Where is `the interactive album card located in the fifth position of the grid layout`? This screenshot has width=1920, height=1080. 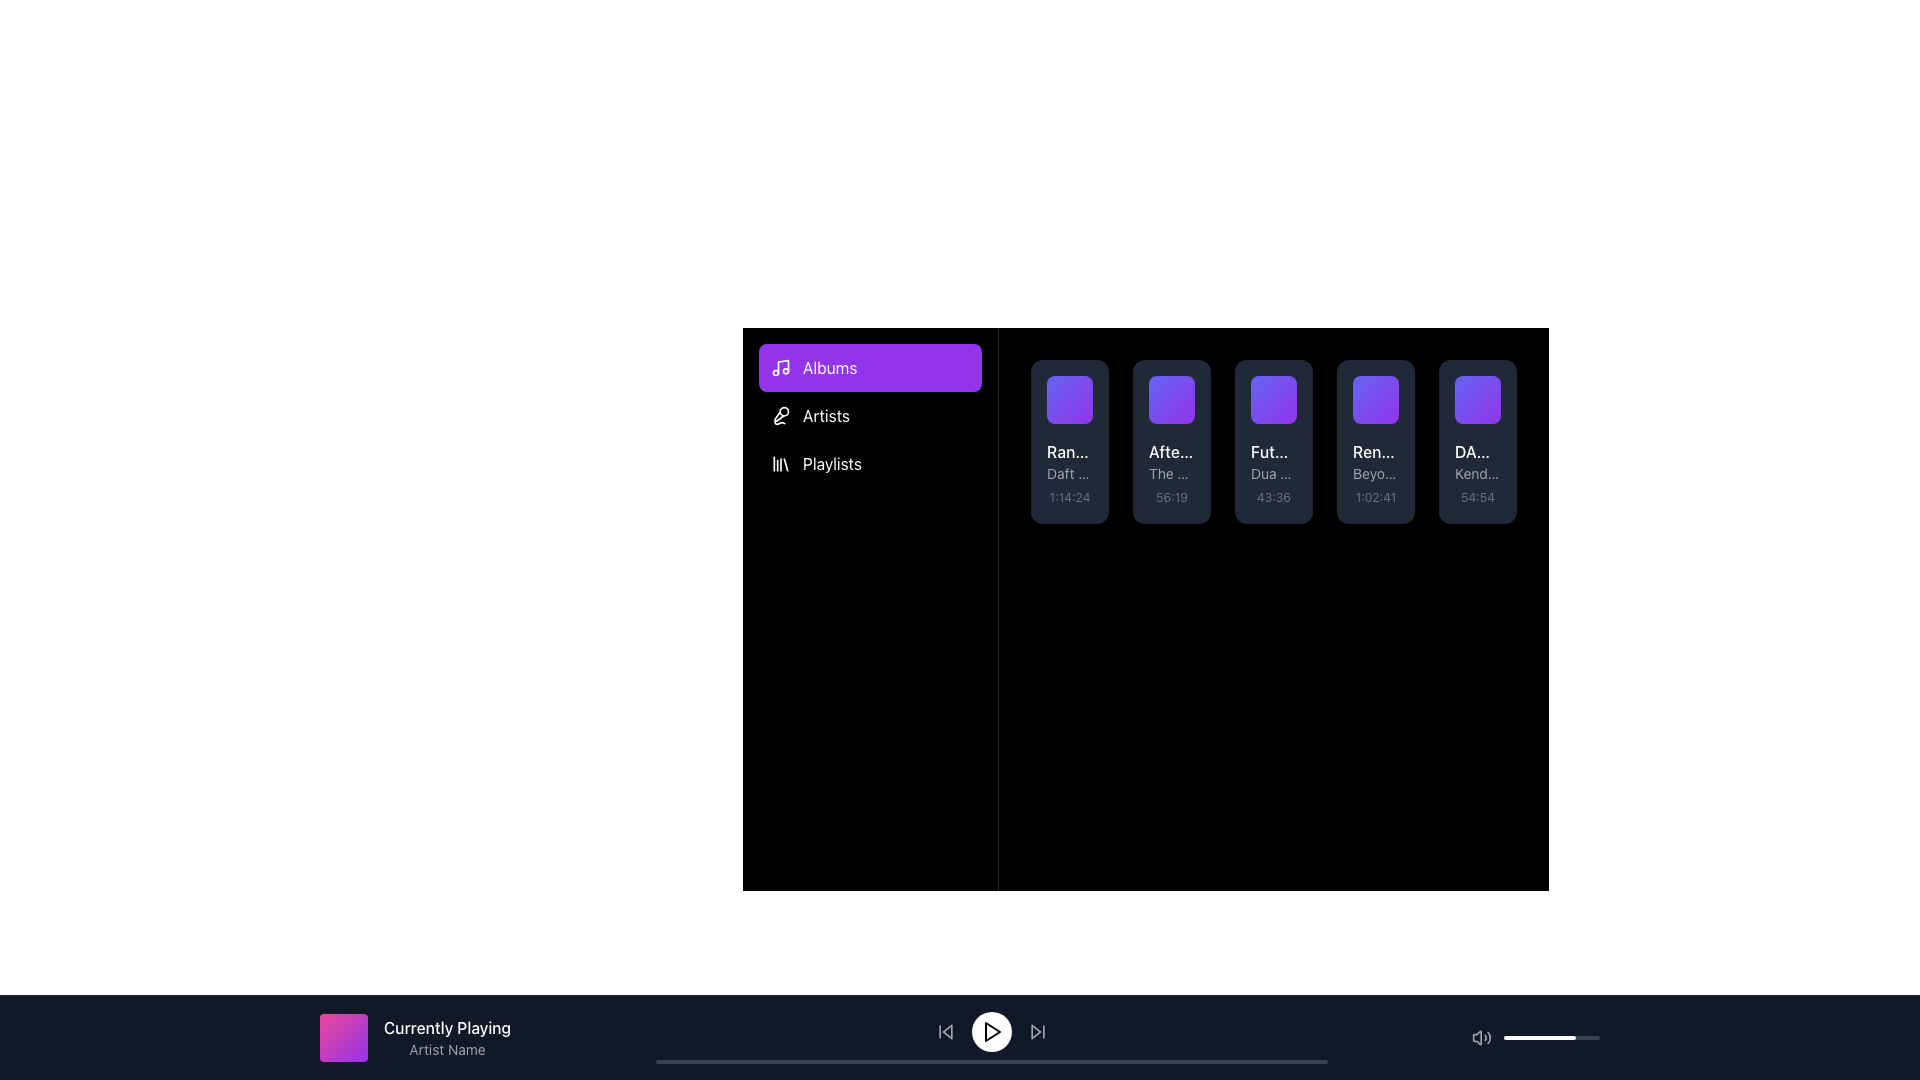 the interactive album card located in the fifth position of the grid layout is located at coordinates (1478, 441).